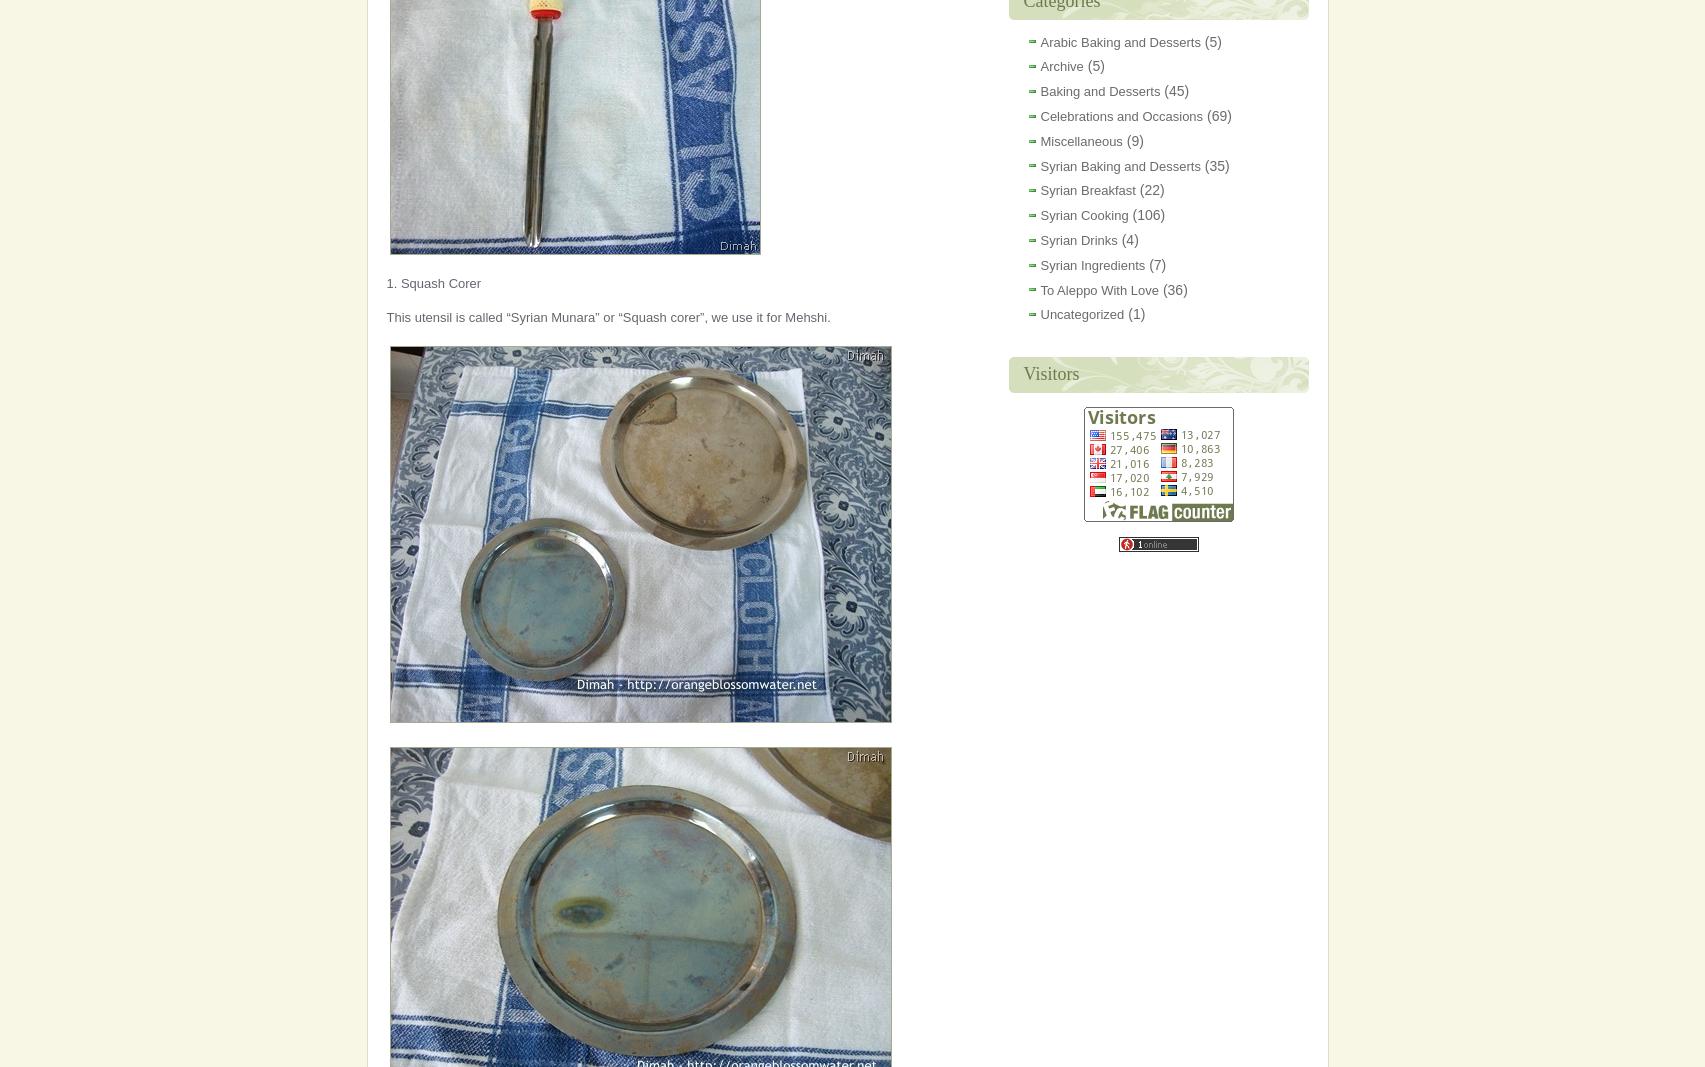 The width and height of the screenshot is (1705, 1067). Describe the element at coordinates (1146, 215) in the screenshot. I see `'(106)'` at that location.